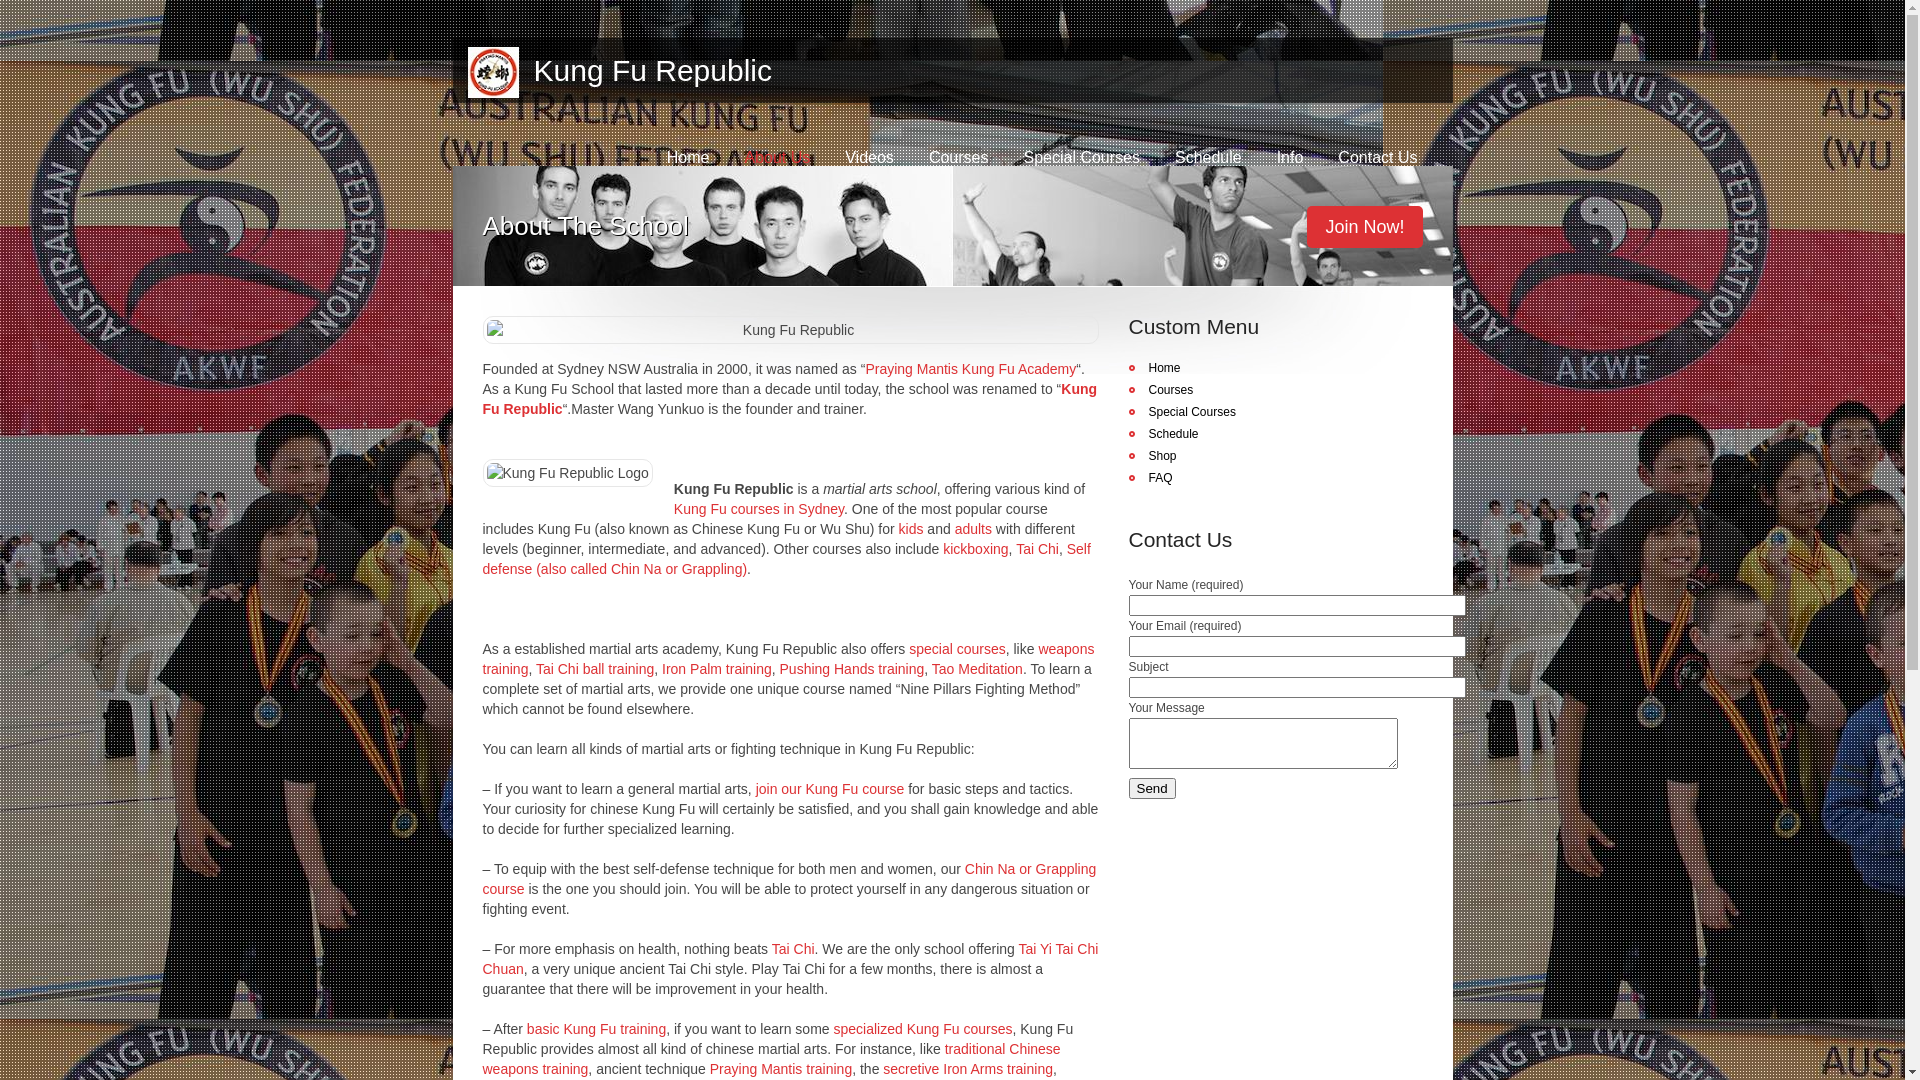 The width and height of the screenshot is (1920, 1080). What do you see at coordinates (844, 156) in the screenshot?
I see `'Videos'` at bounding box center [844, 156].